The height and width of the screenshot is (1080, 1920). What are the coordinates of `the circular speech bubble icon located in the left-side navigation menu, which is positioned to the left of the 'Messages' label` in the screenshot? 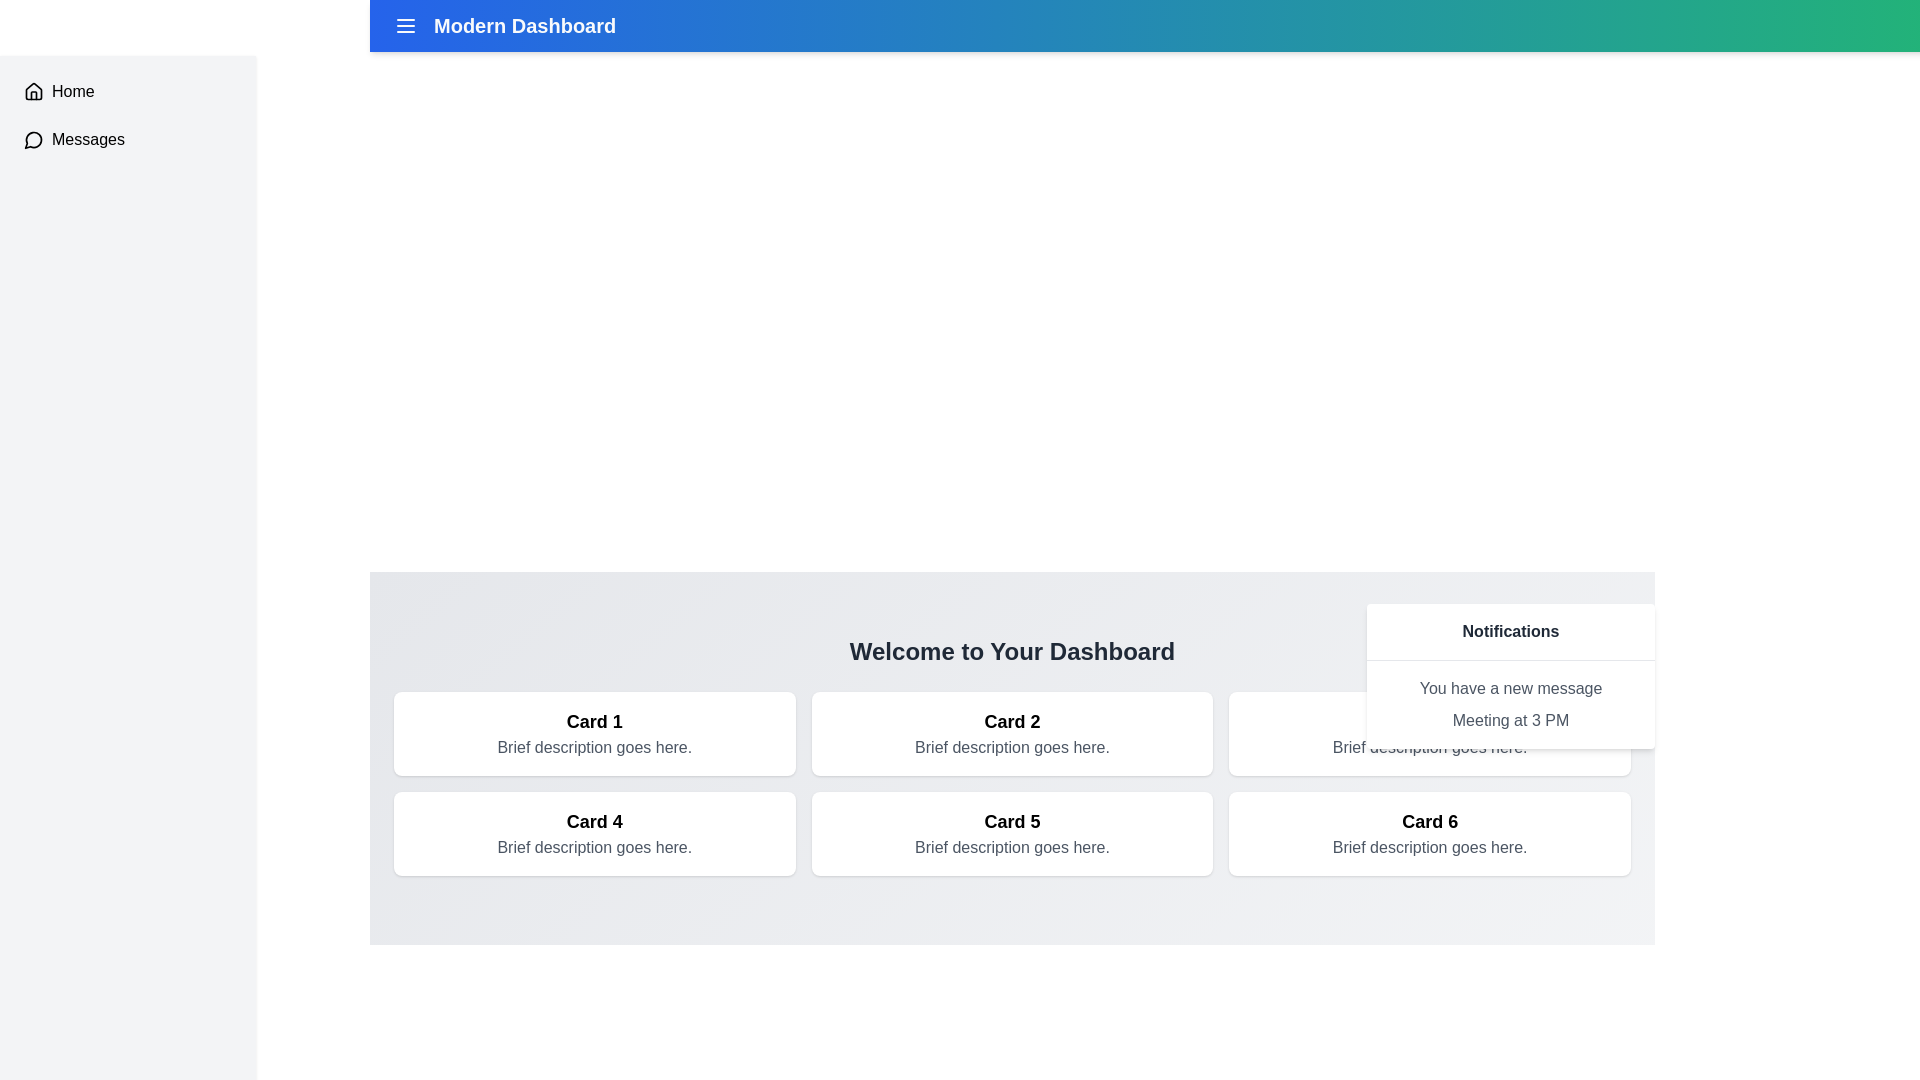 It's located at (33, 138).